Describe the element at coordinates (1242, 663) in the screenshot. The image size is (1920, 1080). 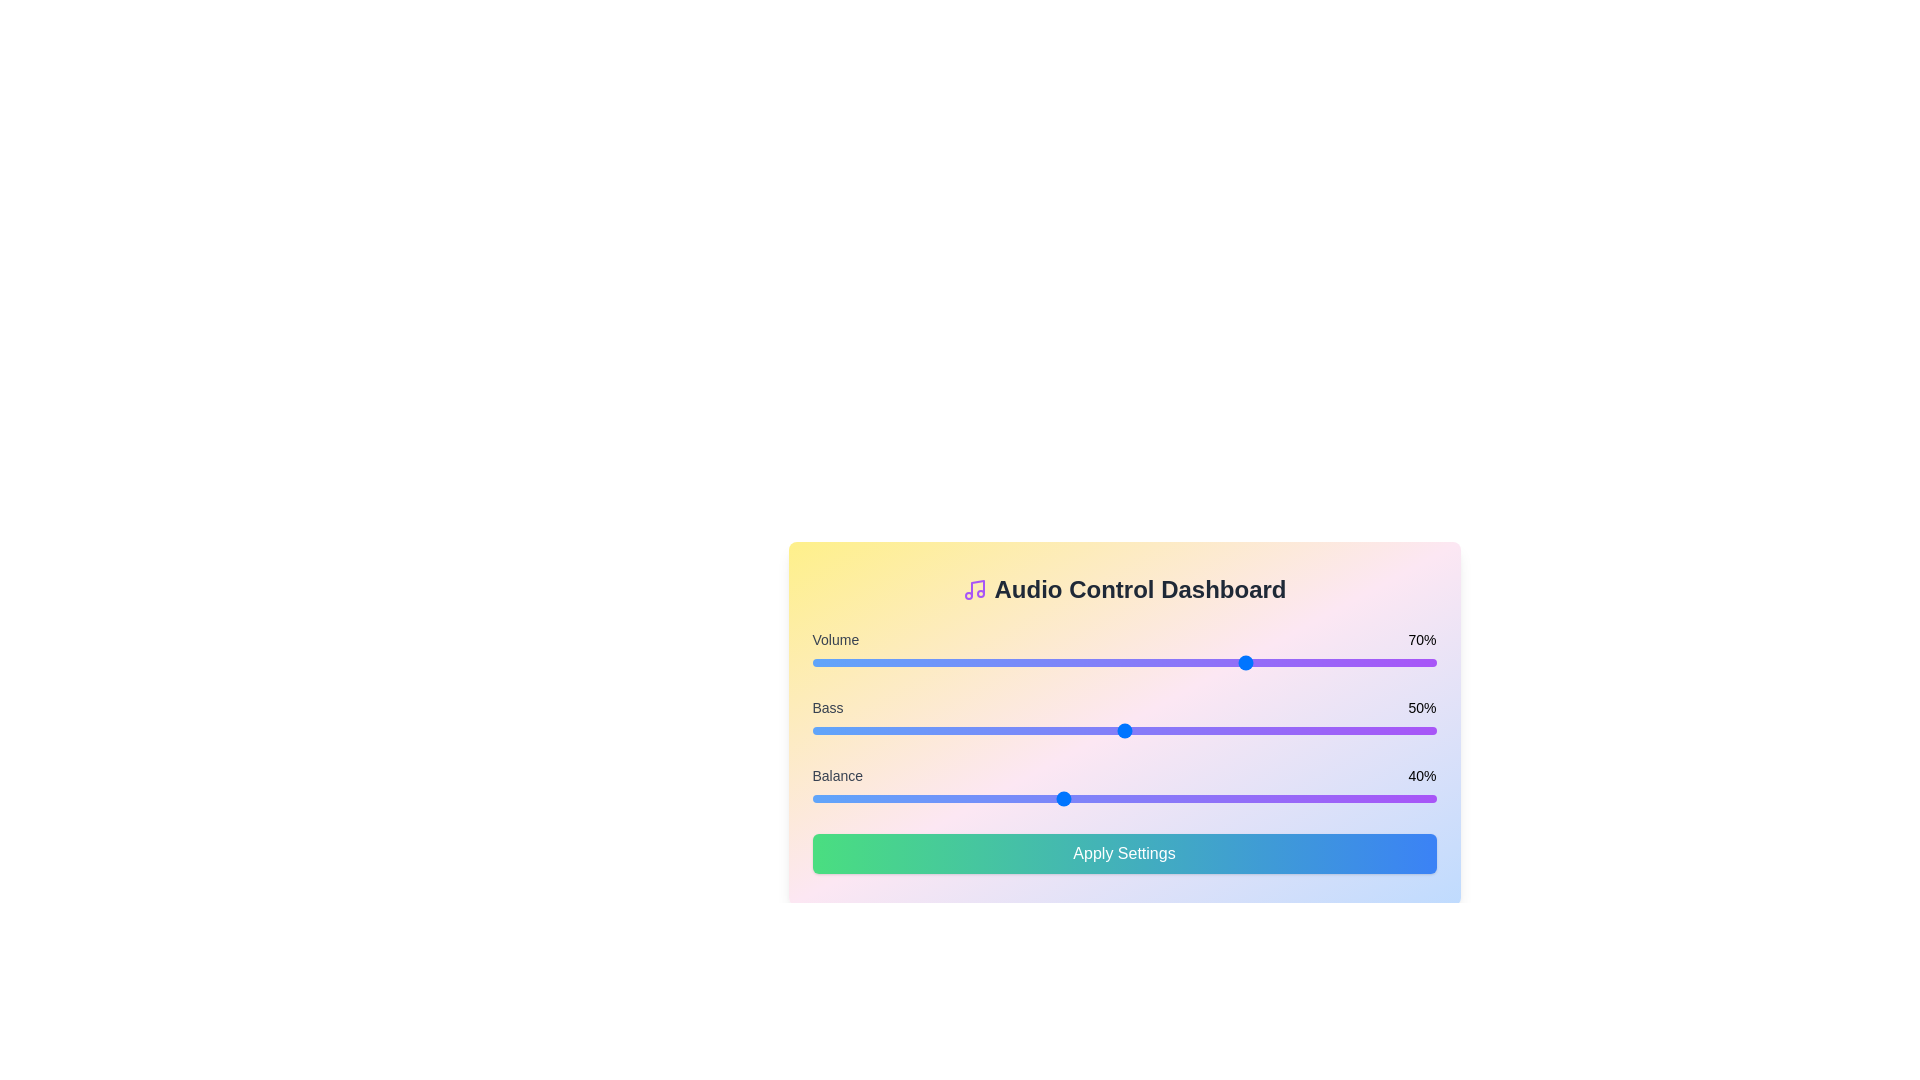
I see `the volume slider` at that location.